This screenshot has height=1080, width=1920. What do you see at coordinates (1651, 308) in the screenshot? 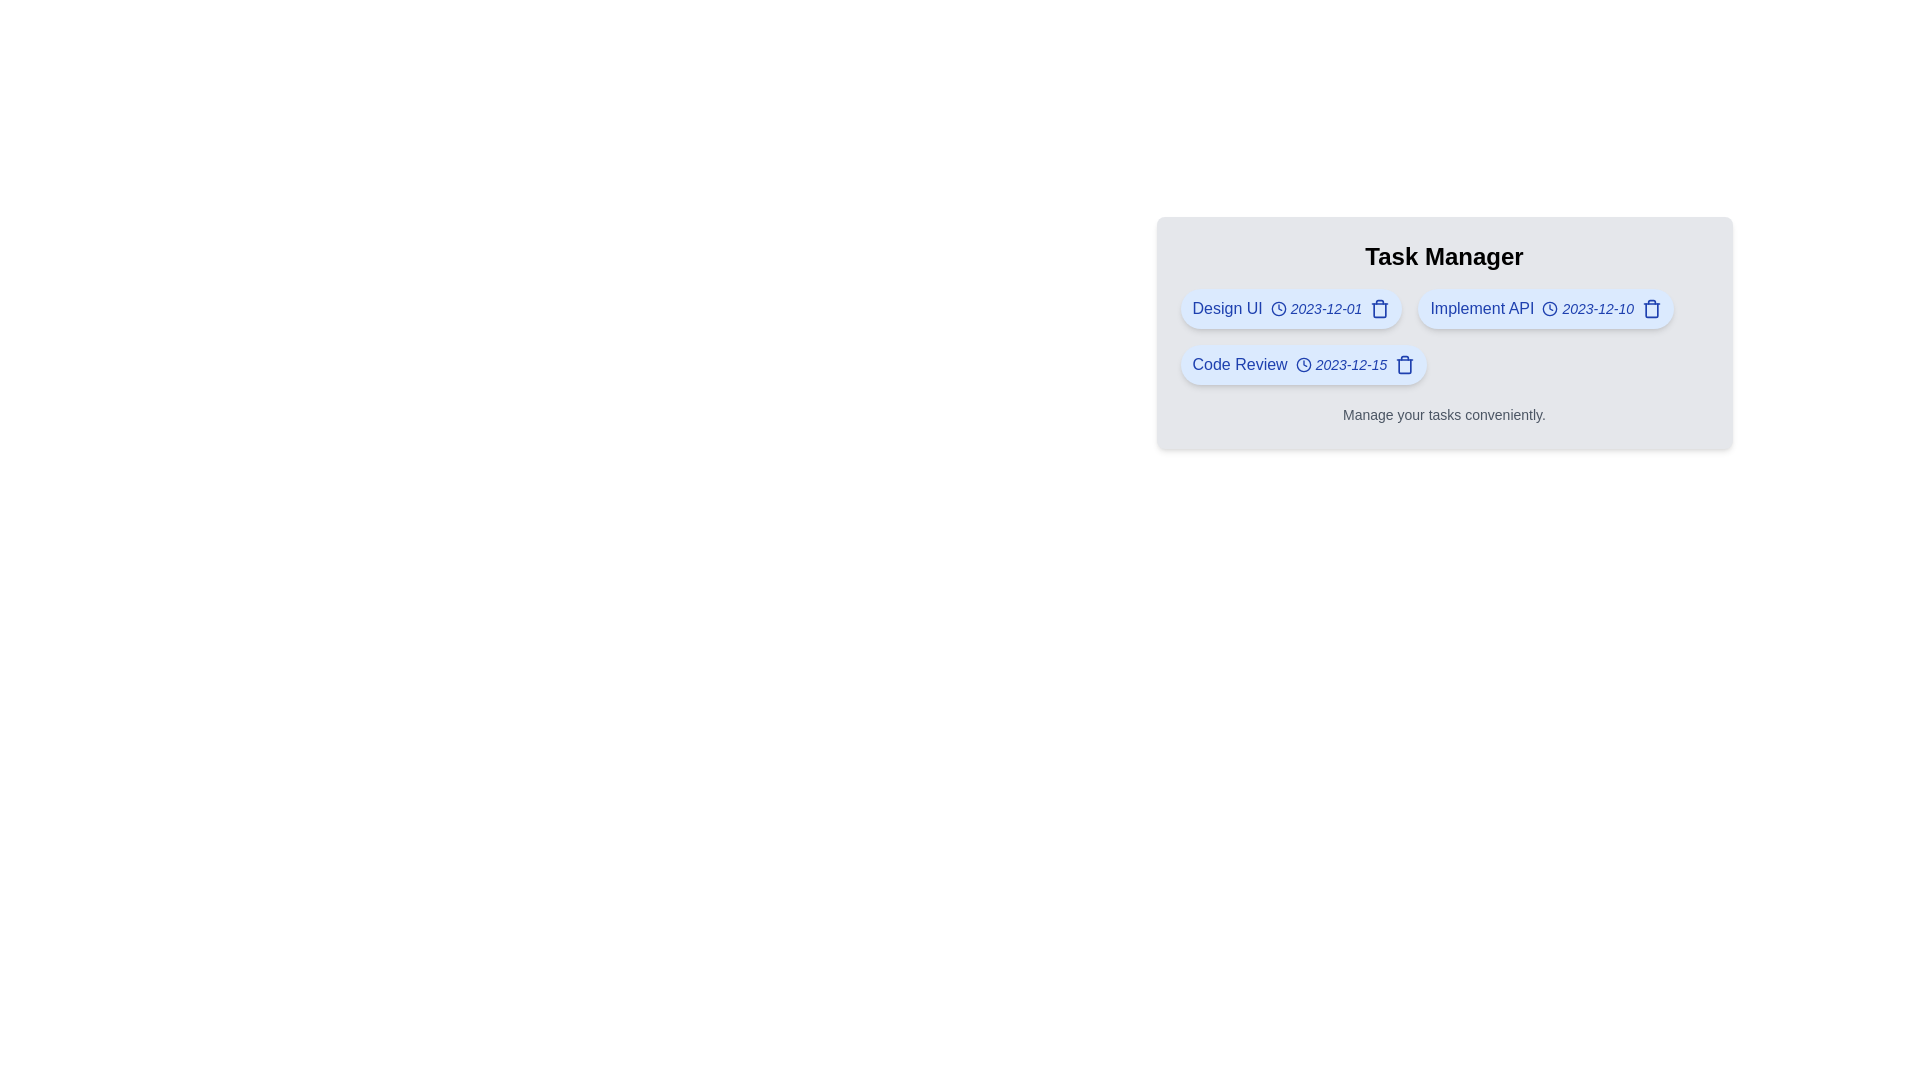
I see `the trash icon to remove the task named Implement API` at bounding box center [1651, 308].